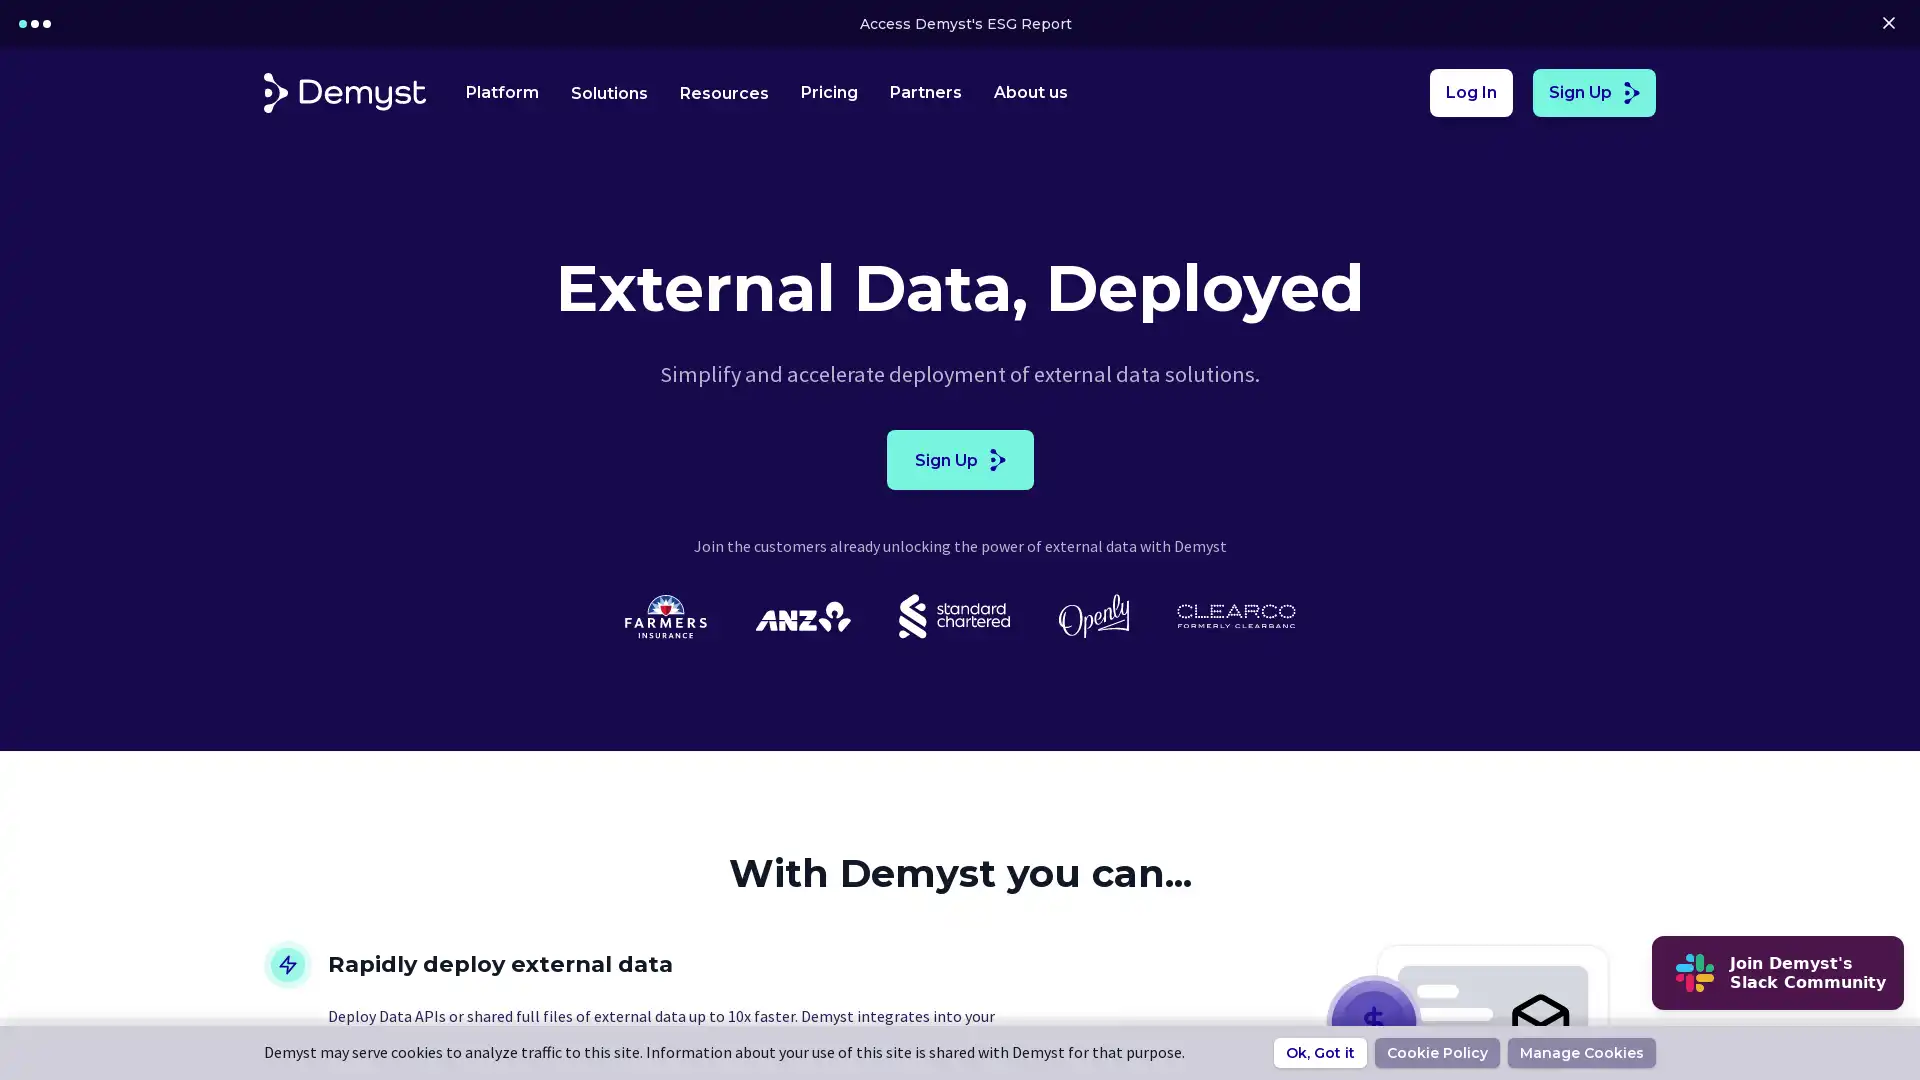 Image resolution: width=1920 pixels, height=1080 pixels. What do you see at coordinates (47, 23) in the screenshot?
I see `Banner control button 2` at bounding box center [47, 23].